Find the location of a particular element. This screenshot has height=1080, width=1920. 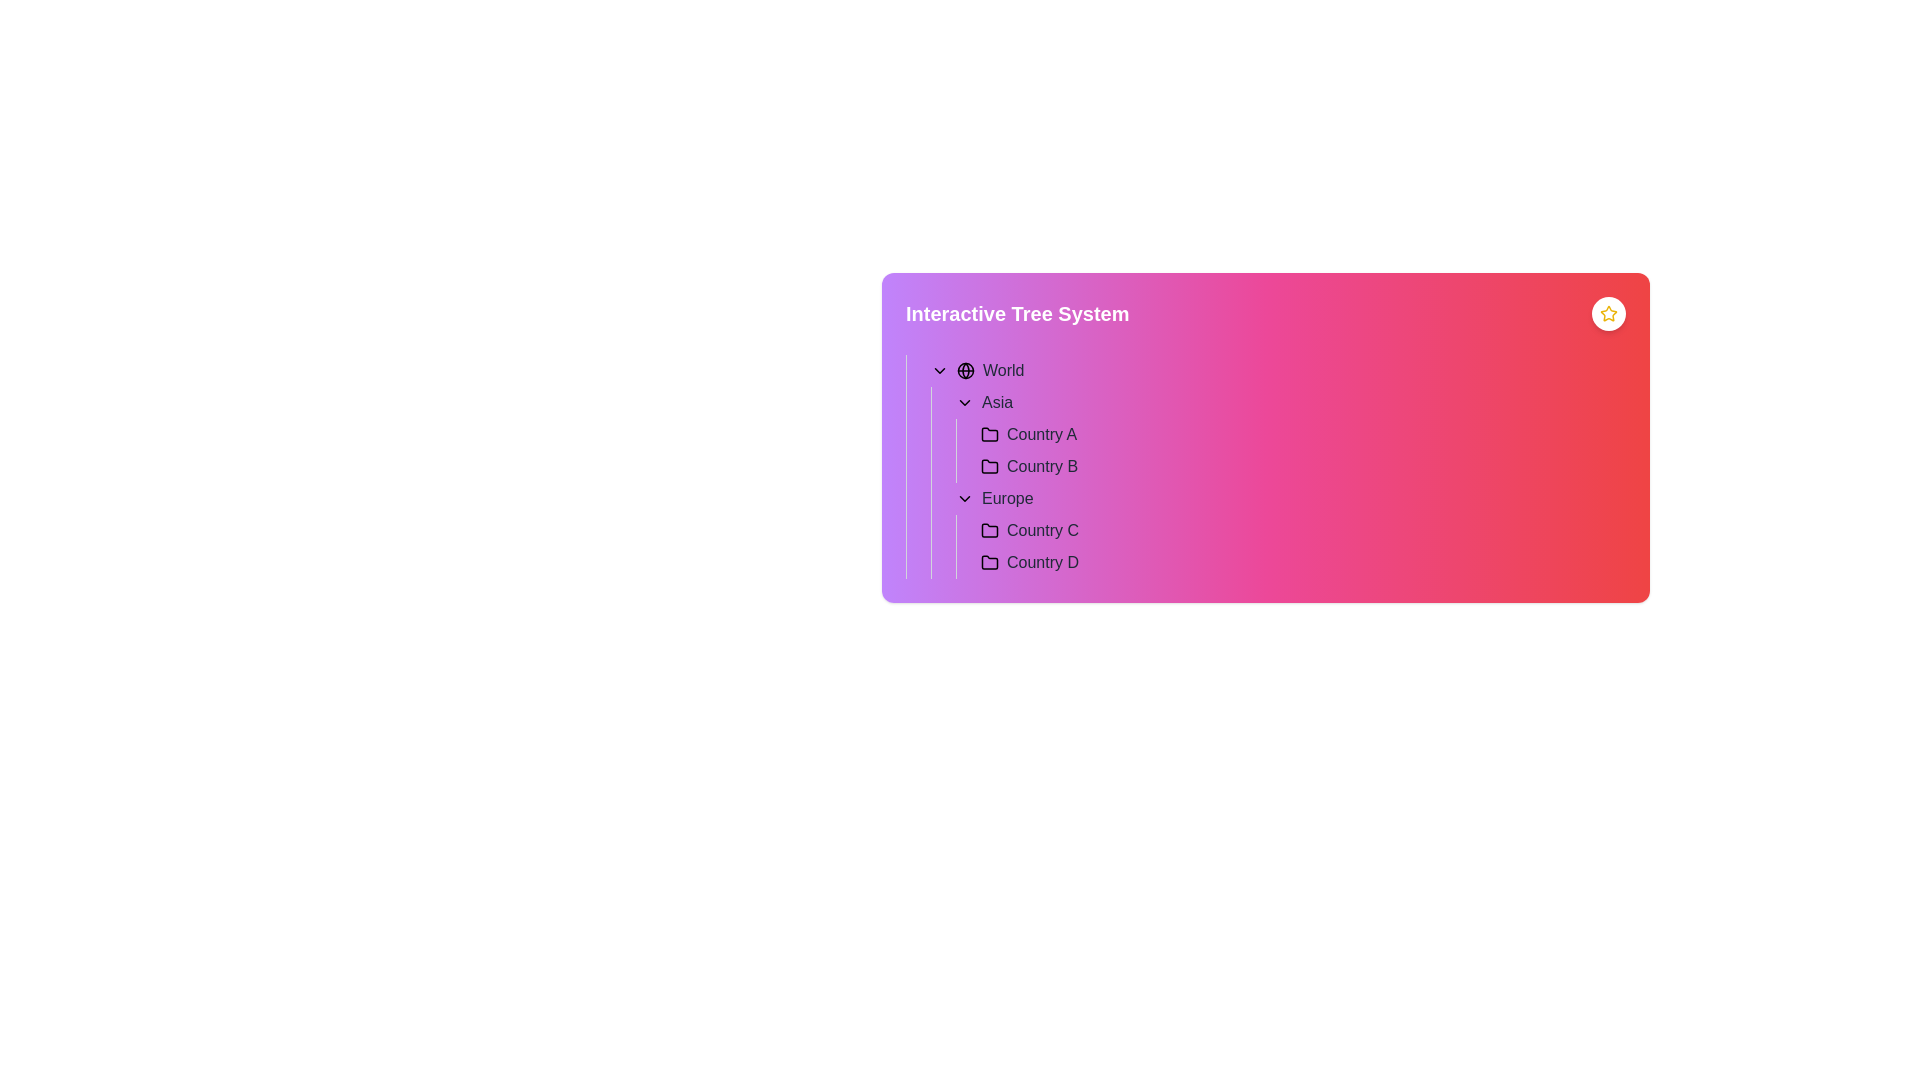

the downward-pointing chevron icon is located at coordinates (939, 370).